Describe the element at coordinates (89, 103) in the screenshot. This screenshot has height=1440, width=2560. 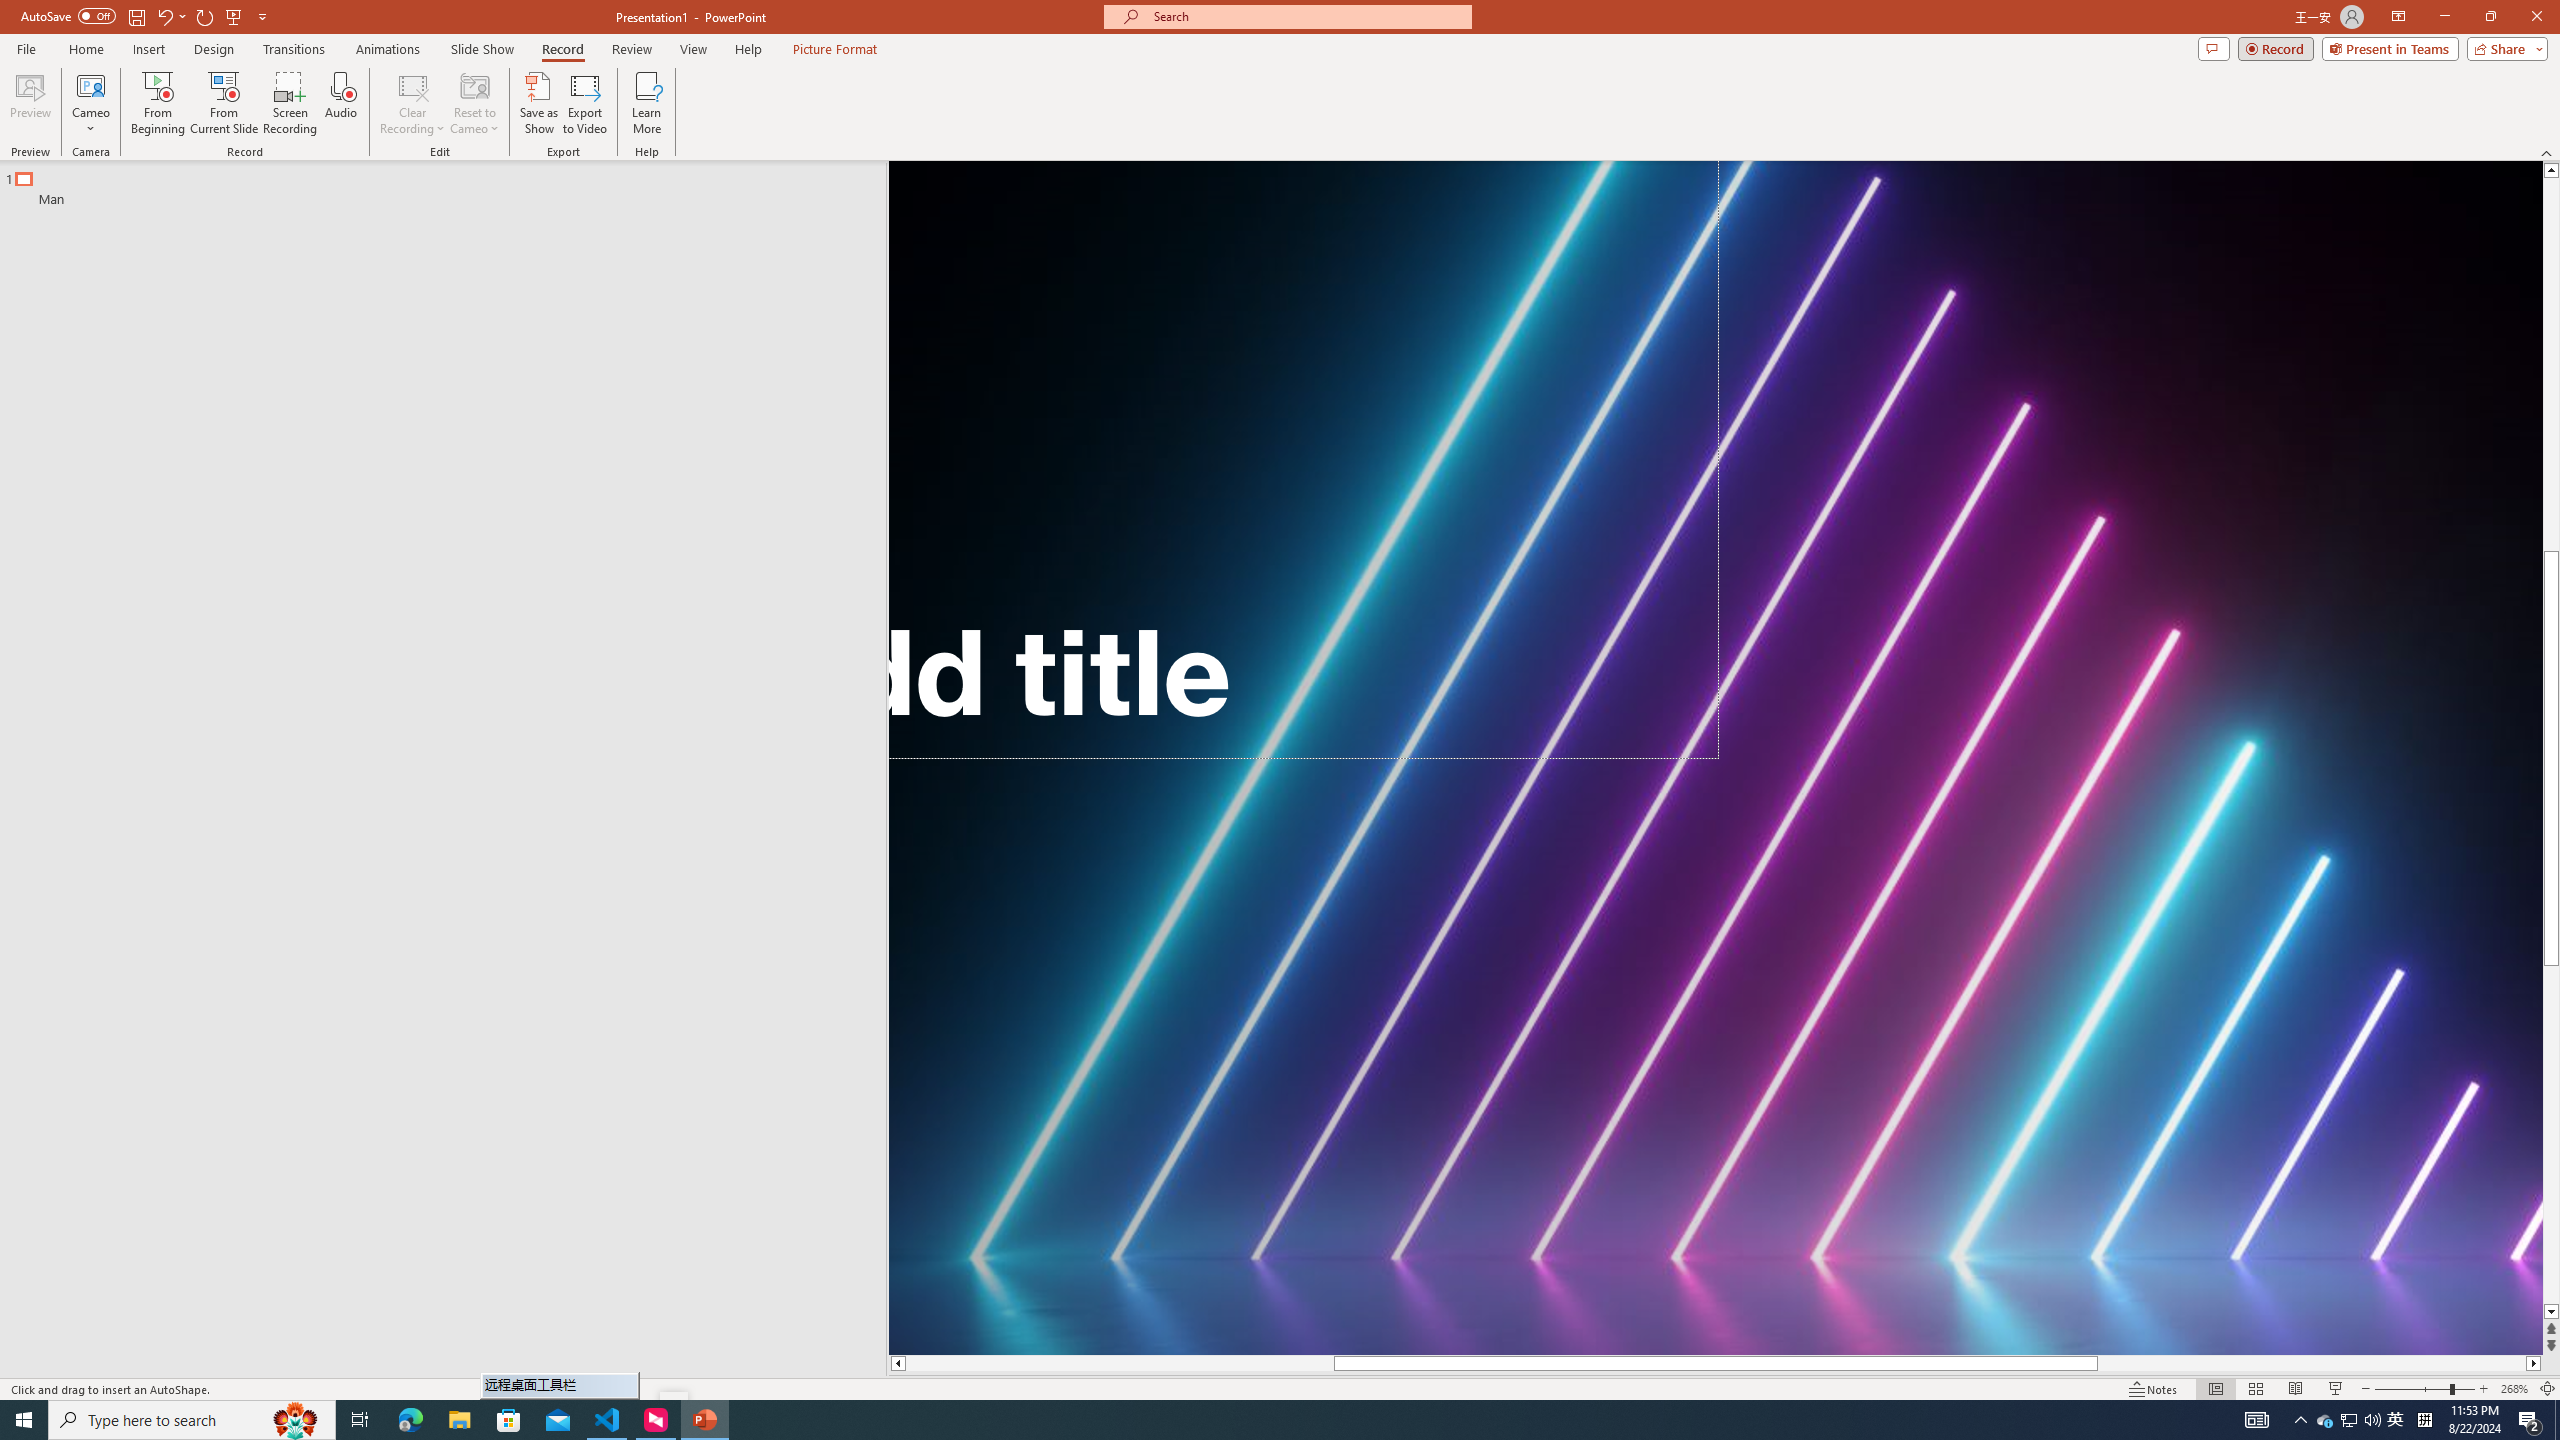
I see `'Cameo'` at that location.